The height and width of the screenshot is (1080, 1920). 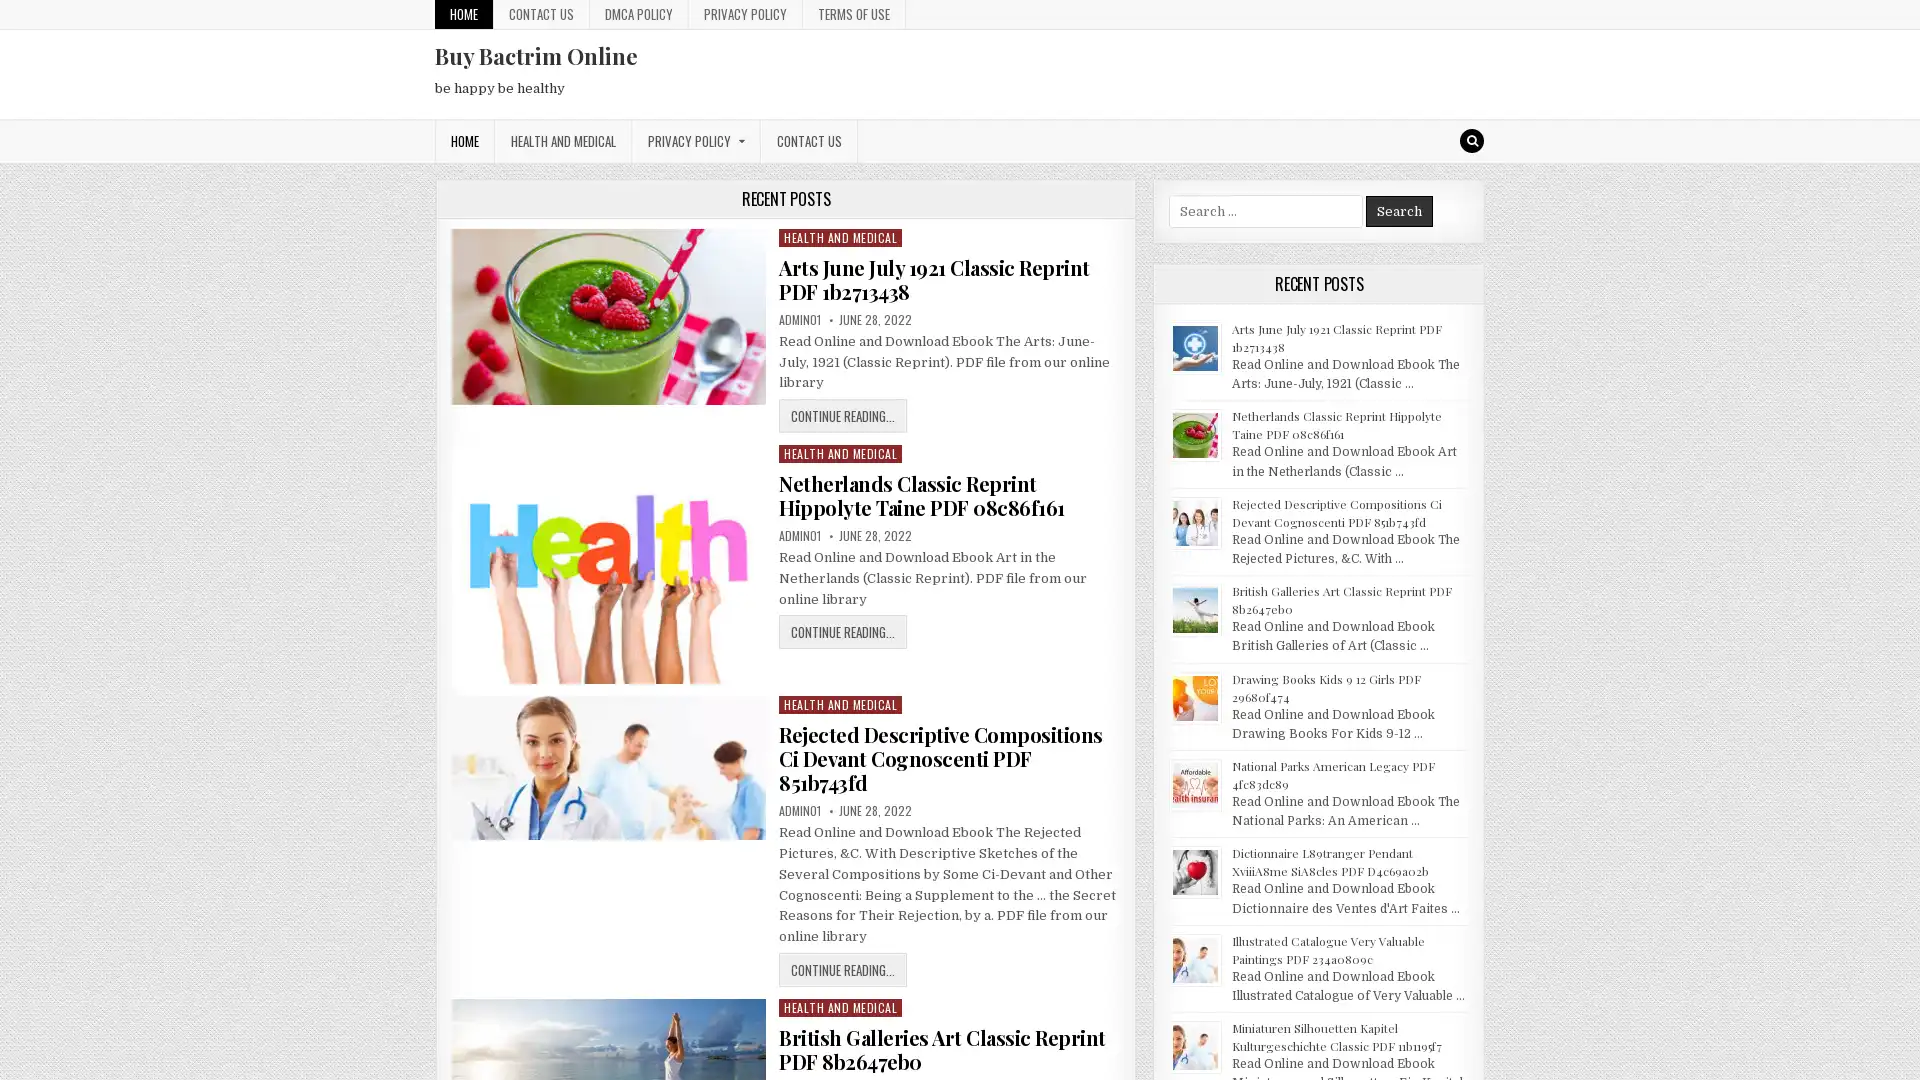 What do you see at coordinates (1398, 211) in the screenshot?
I see `Search` at bounding box center [1398, 211].